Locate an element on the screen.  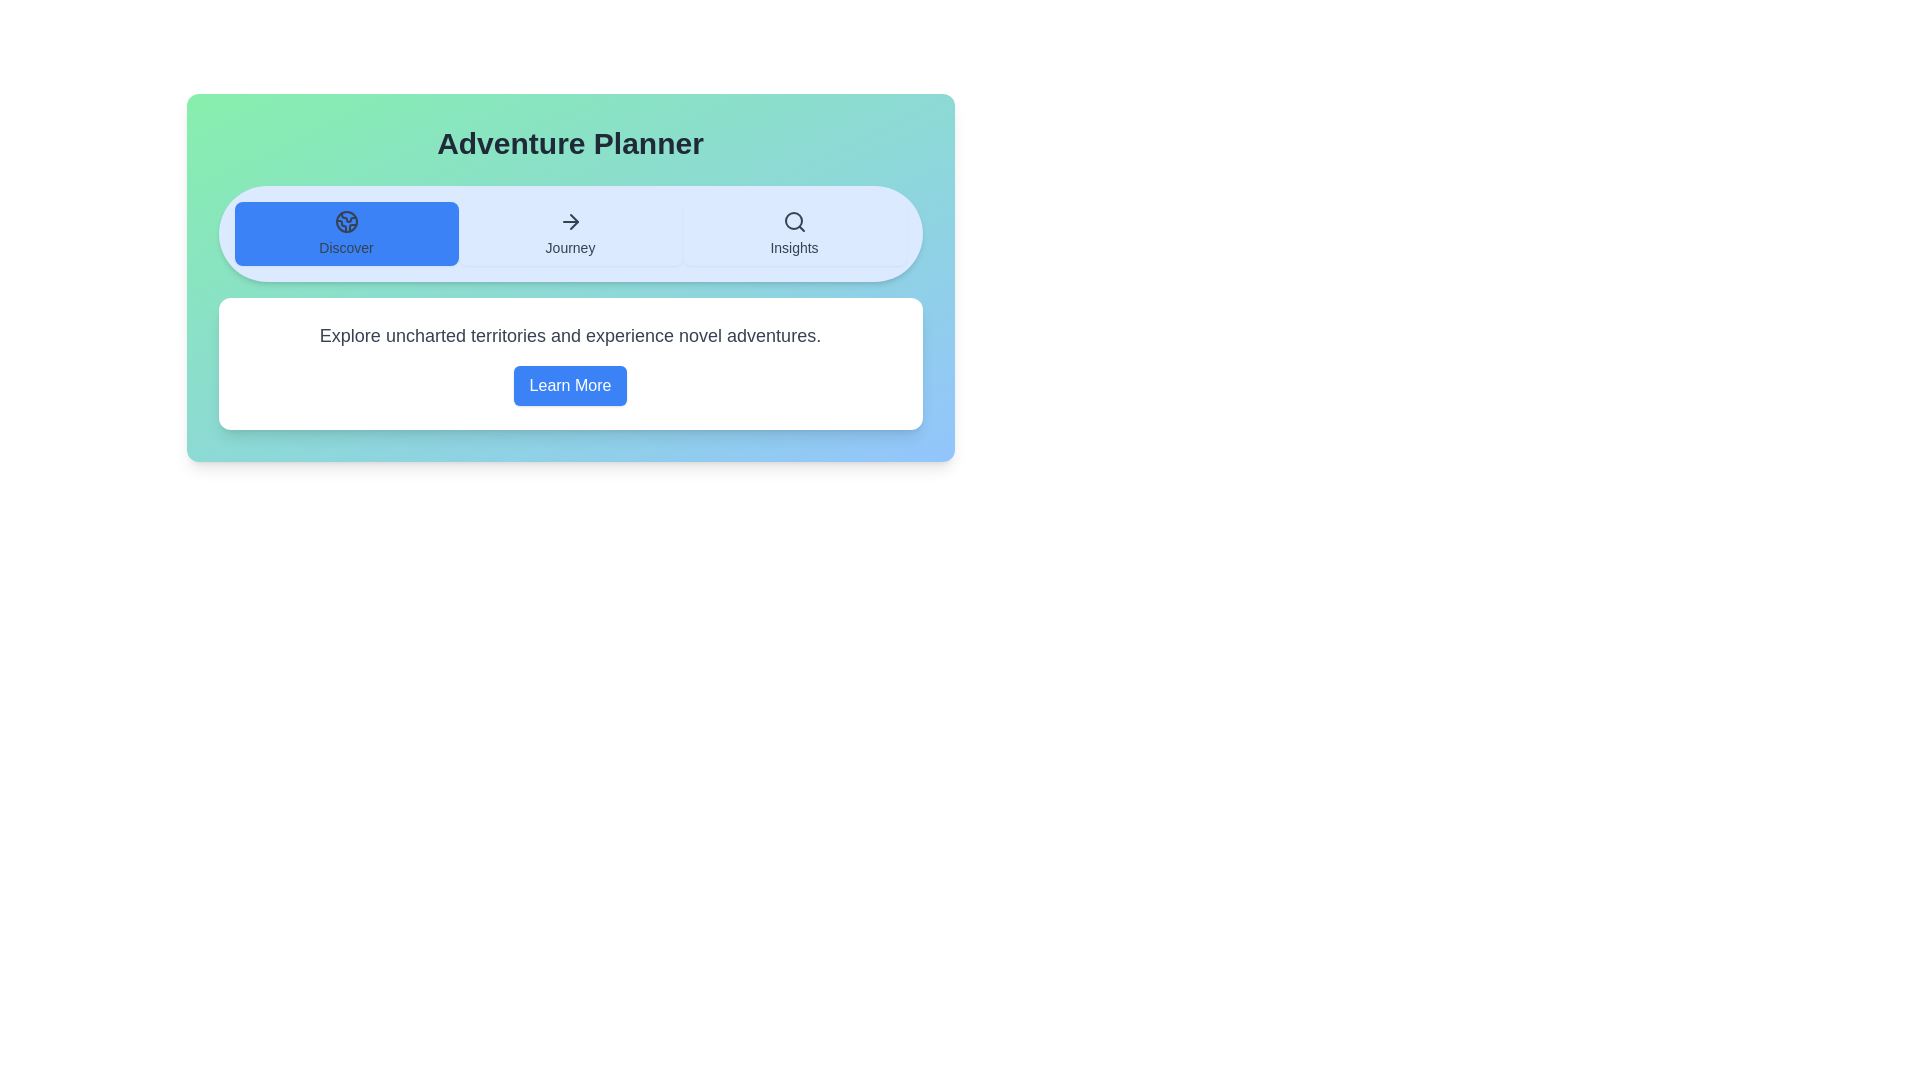
the decorative 'Discover' icon located towards the upper center of the blue button labeled 'Discover' is located at coordinates (348, 217).